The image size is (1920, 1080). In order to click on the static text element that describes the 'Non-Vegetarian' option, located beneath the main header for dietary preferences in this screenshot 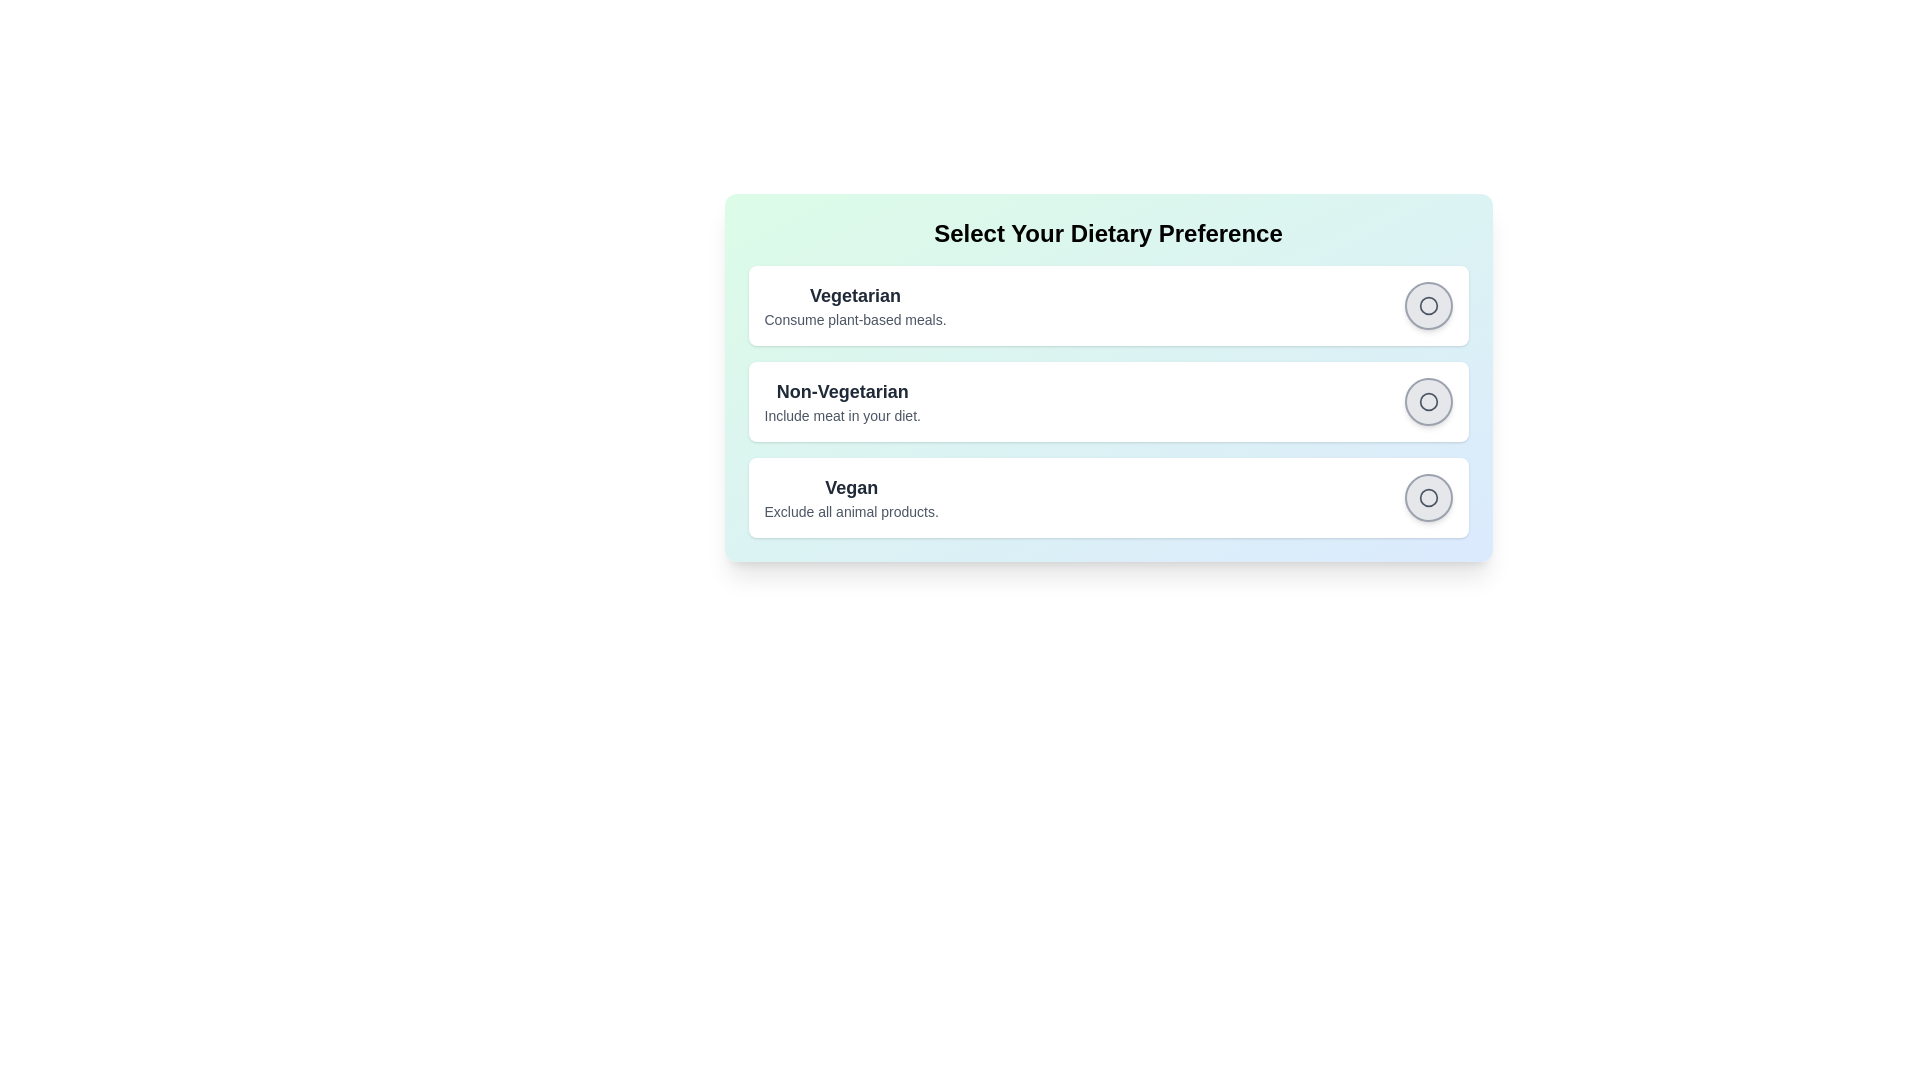, I will do `click(842, 415)`.